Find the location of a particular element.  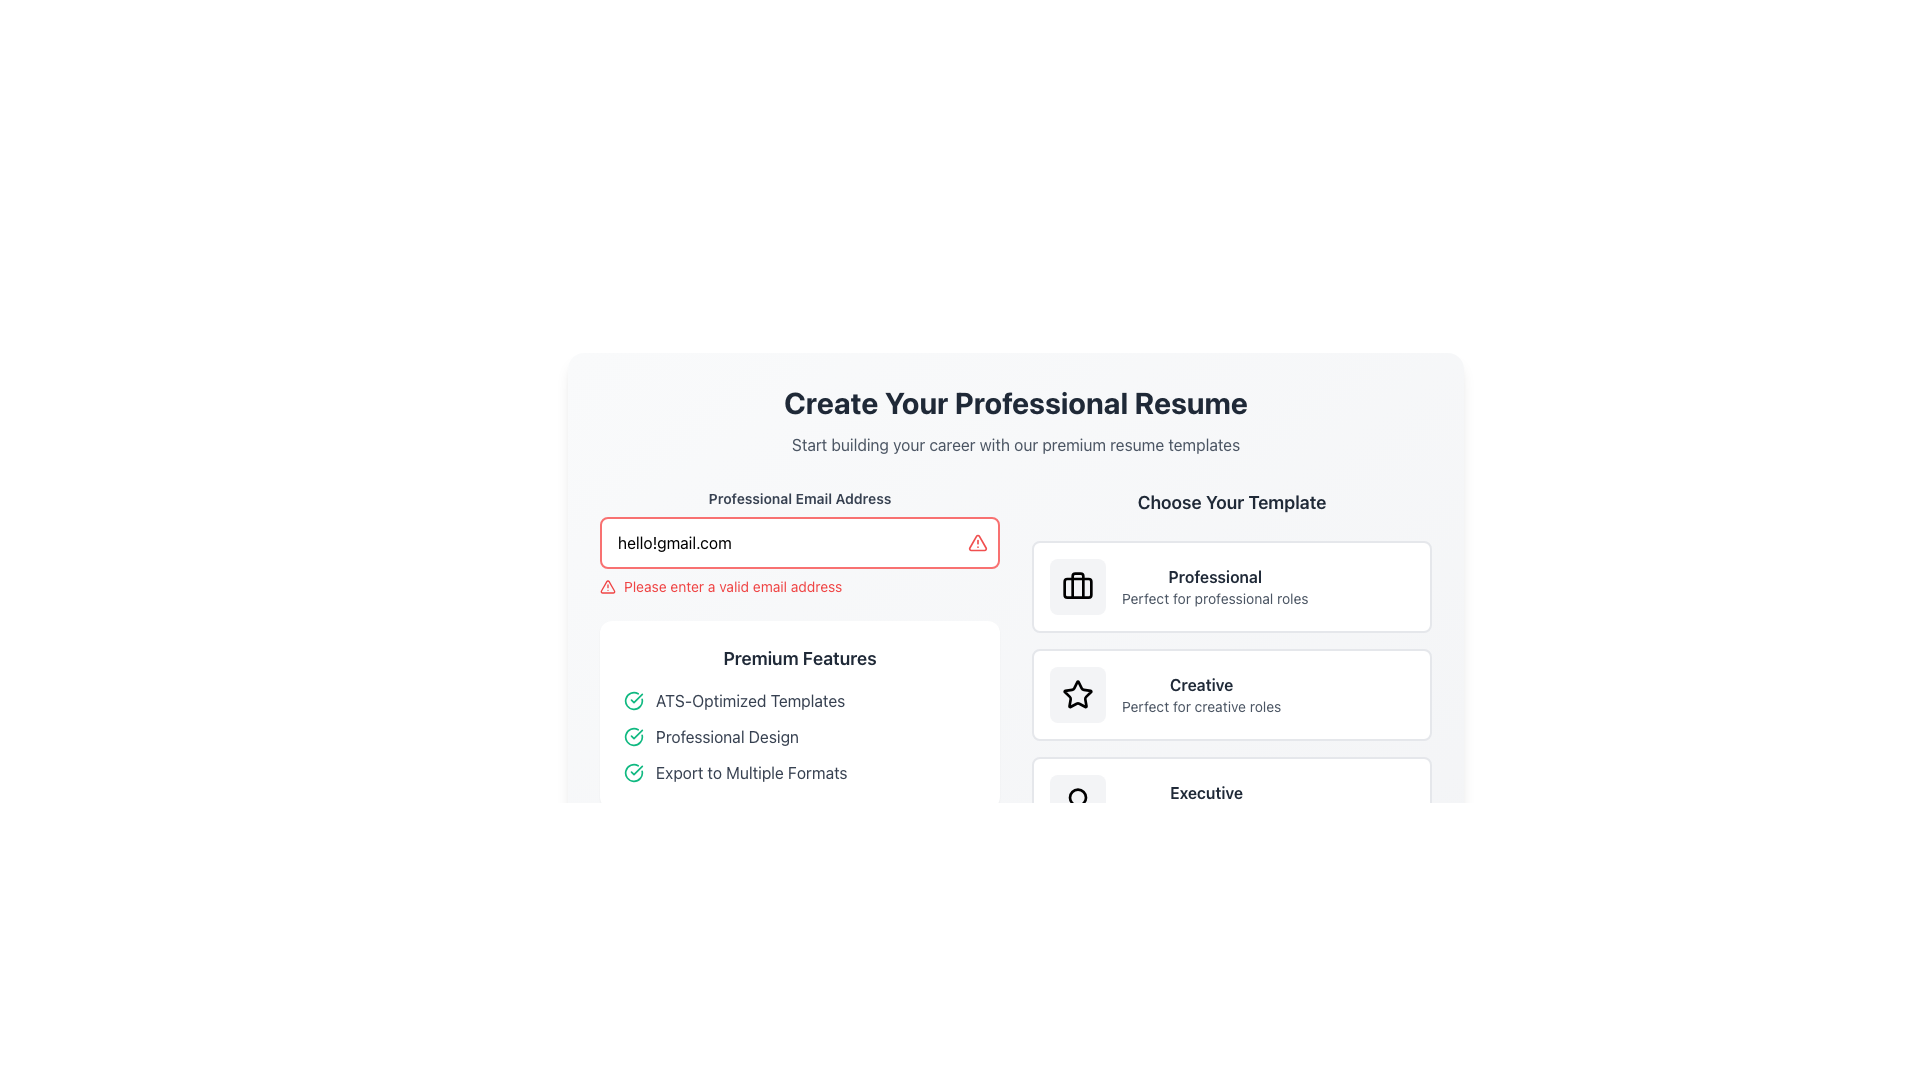

the text label displaying 'Export to Multiple Formats', which is the third text in the 'Premium Features' section, located below 'ATS-Optimized Templates' and 'Professional Design' is located at coordinates (750, 771).